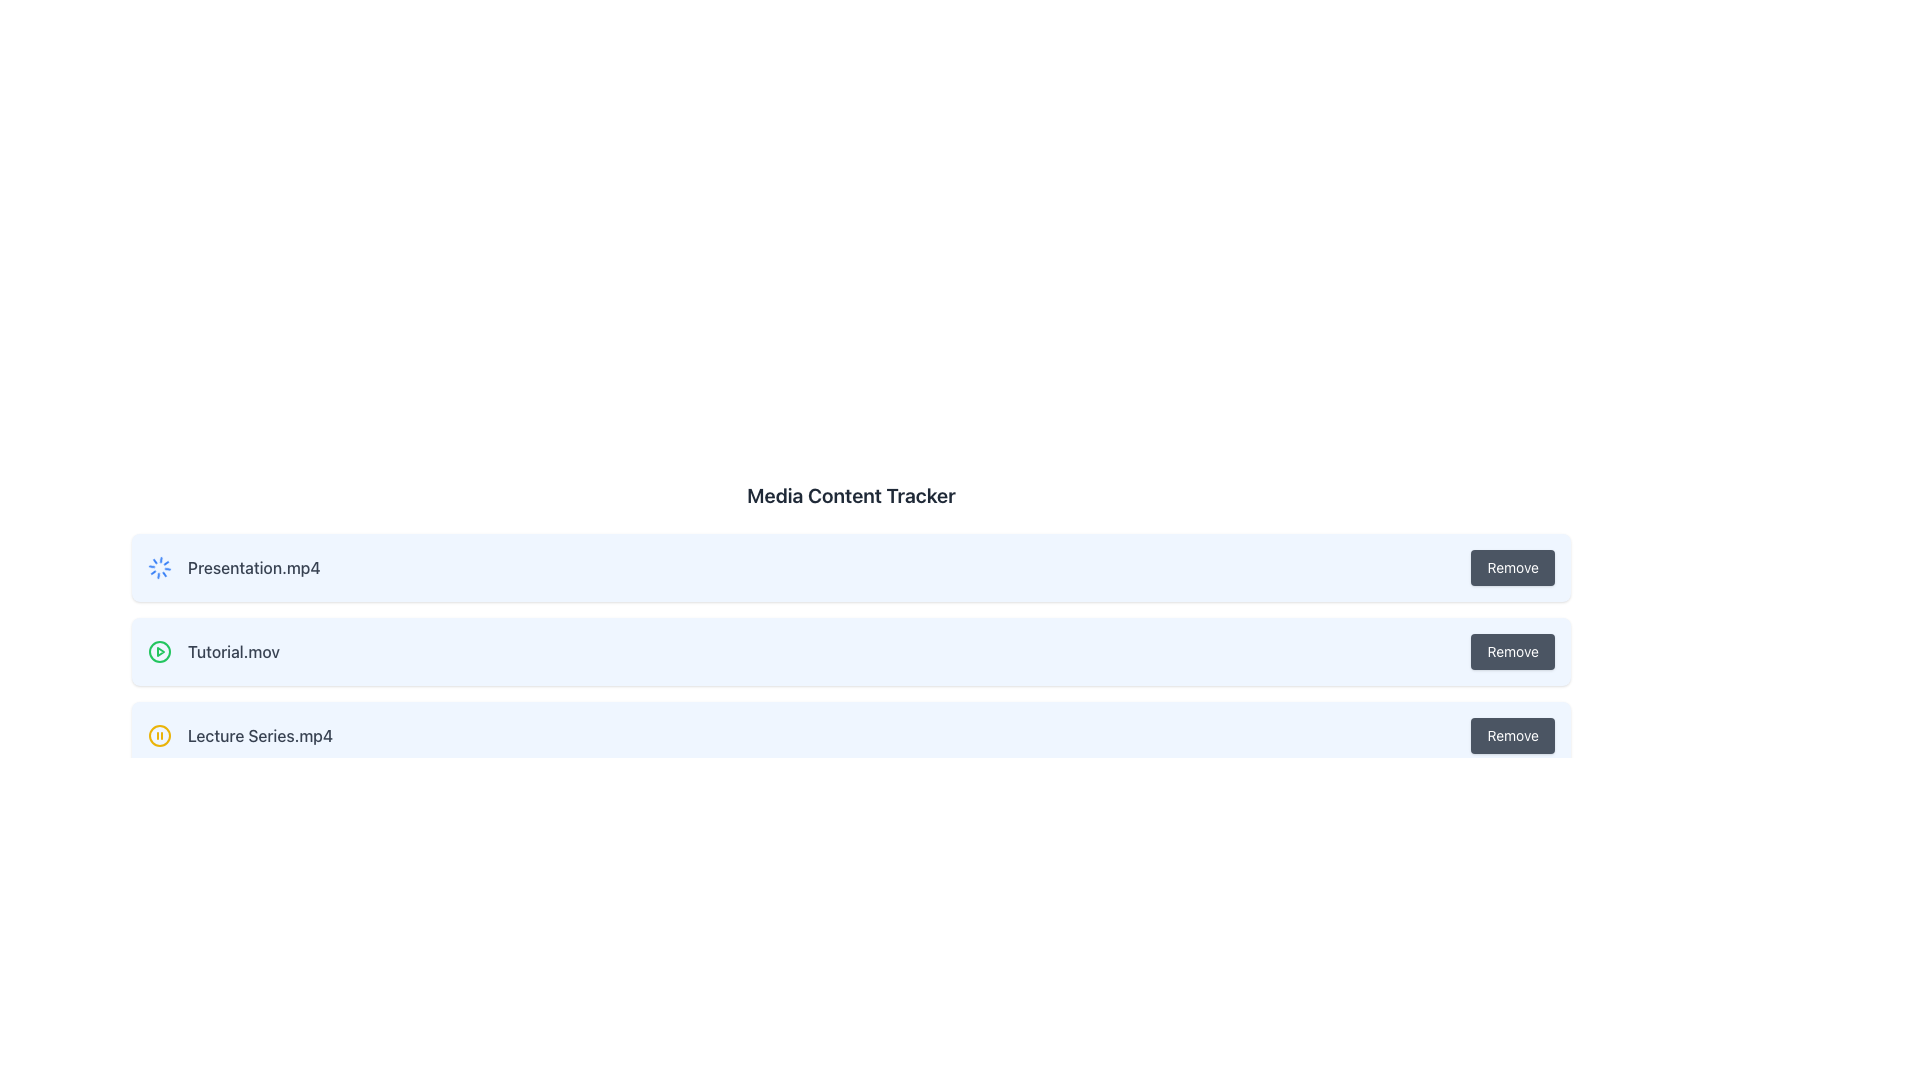 The image size is (1920, 1080). Describe the element at coordinates (259, 736) in the screenshot. I see `the text label displaying the filename 'Lecture Series.mp4', which is the third item in a list of media files and is positioned to the right of a yellow circular icon with a pause symbol` at that location.